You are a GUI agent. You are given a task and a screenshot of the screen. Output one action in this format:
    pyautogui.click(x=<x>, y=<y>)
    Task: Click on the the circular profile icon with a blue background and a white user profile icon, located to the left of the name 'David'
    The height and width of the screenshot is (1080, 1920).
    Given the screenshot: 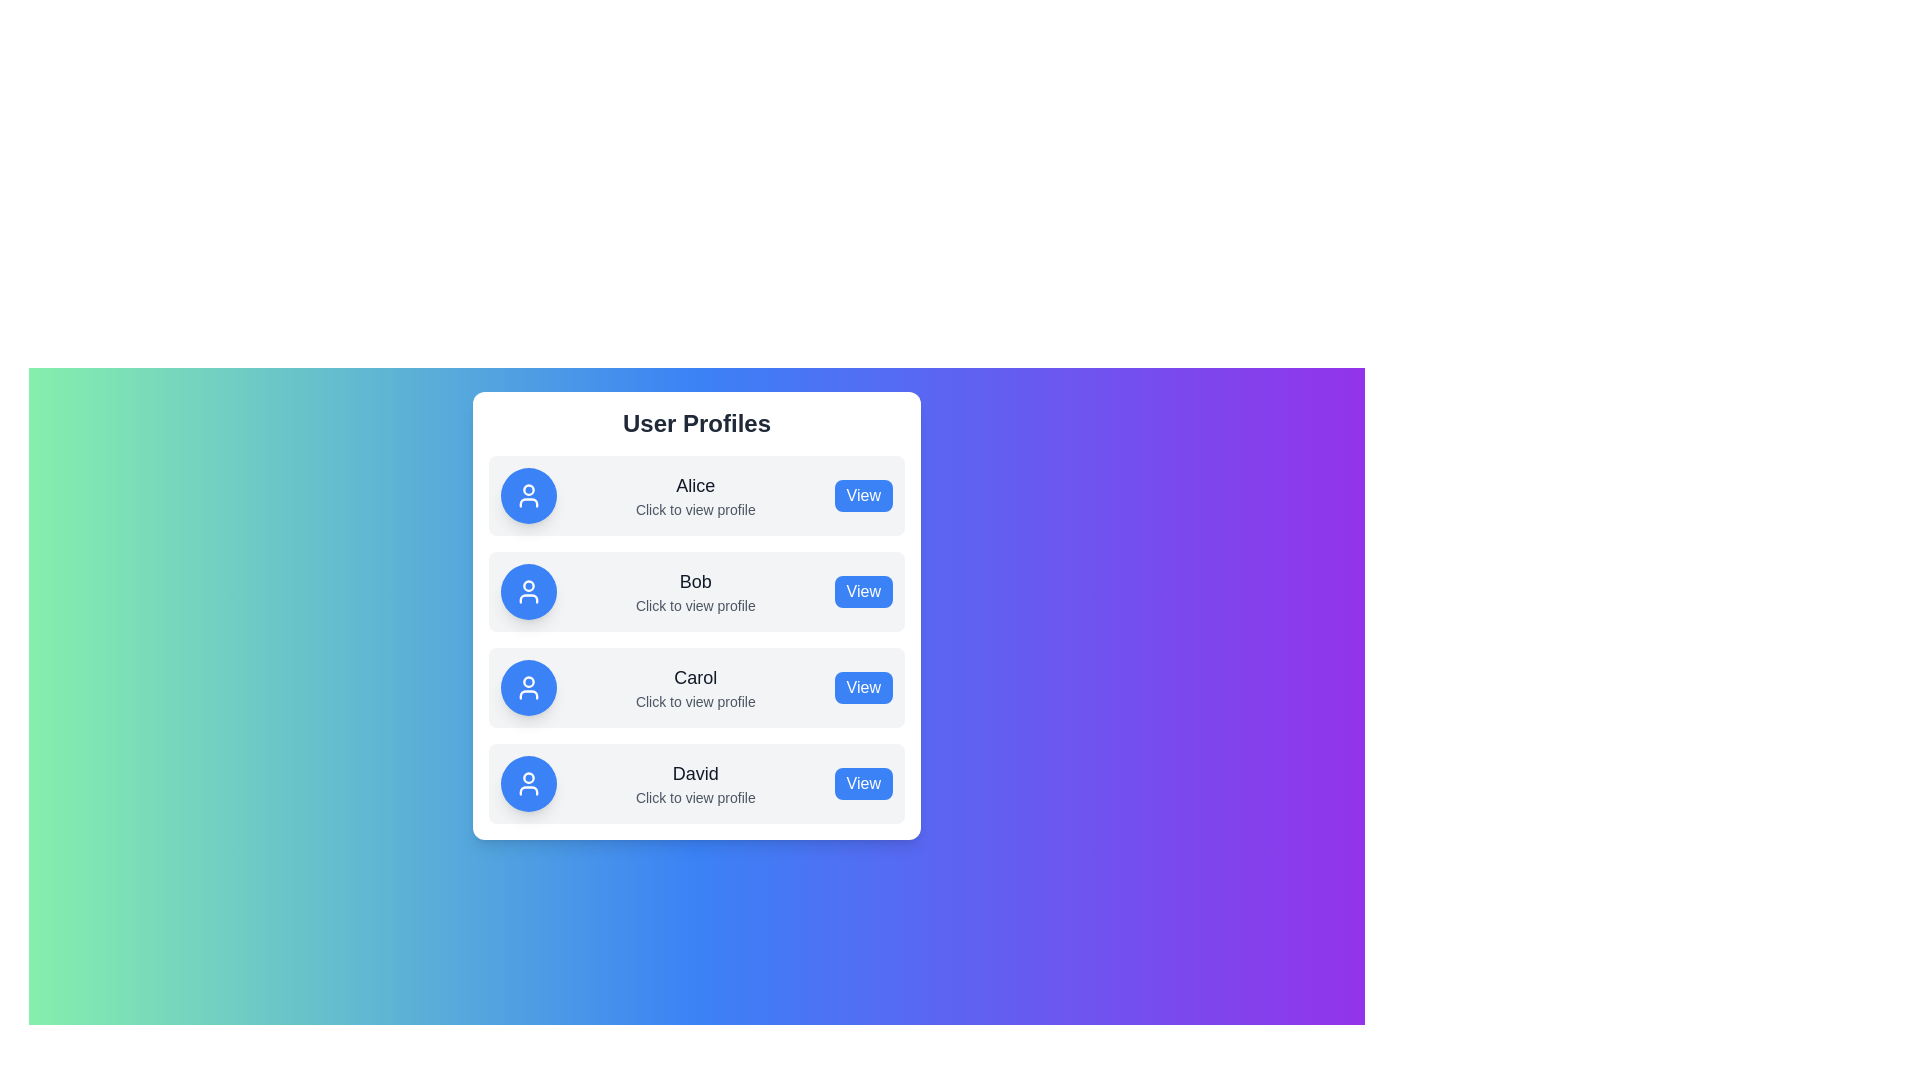 What is the action you would take?
    pyautogui.click(x=528, y=782)
    